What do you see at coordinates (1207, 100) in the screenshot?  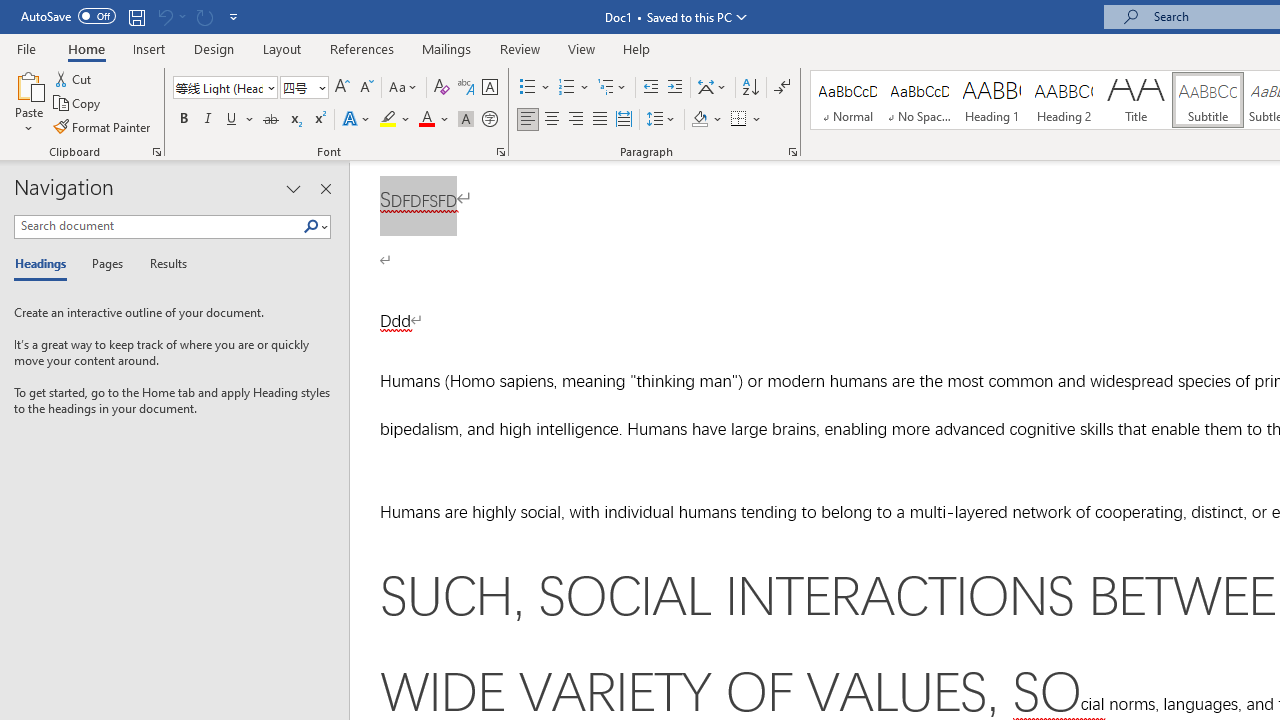 I see `'Subtitle'` at bounding box center [1207, 100].